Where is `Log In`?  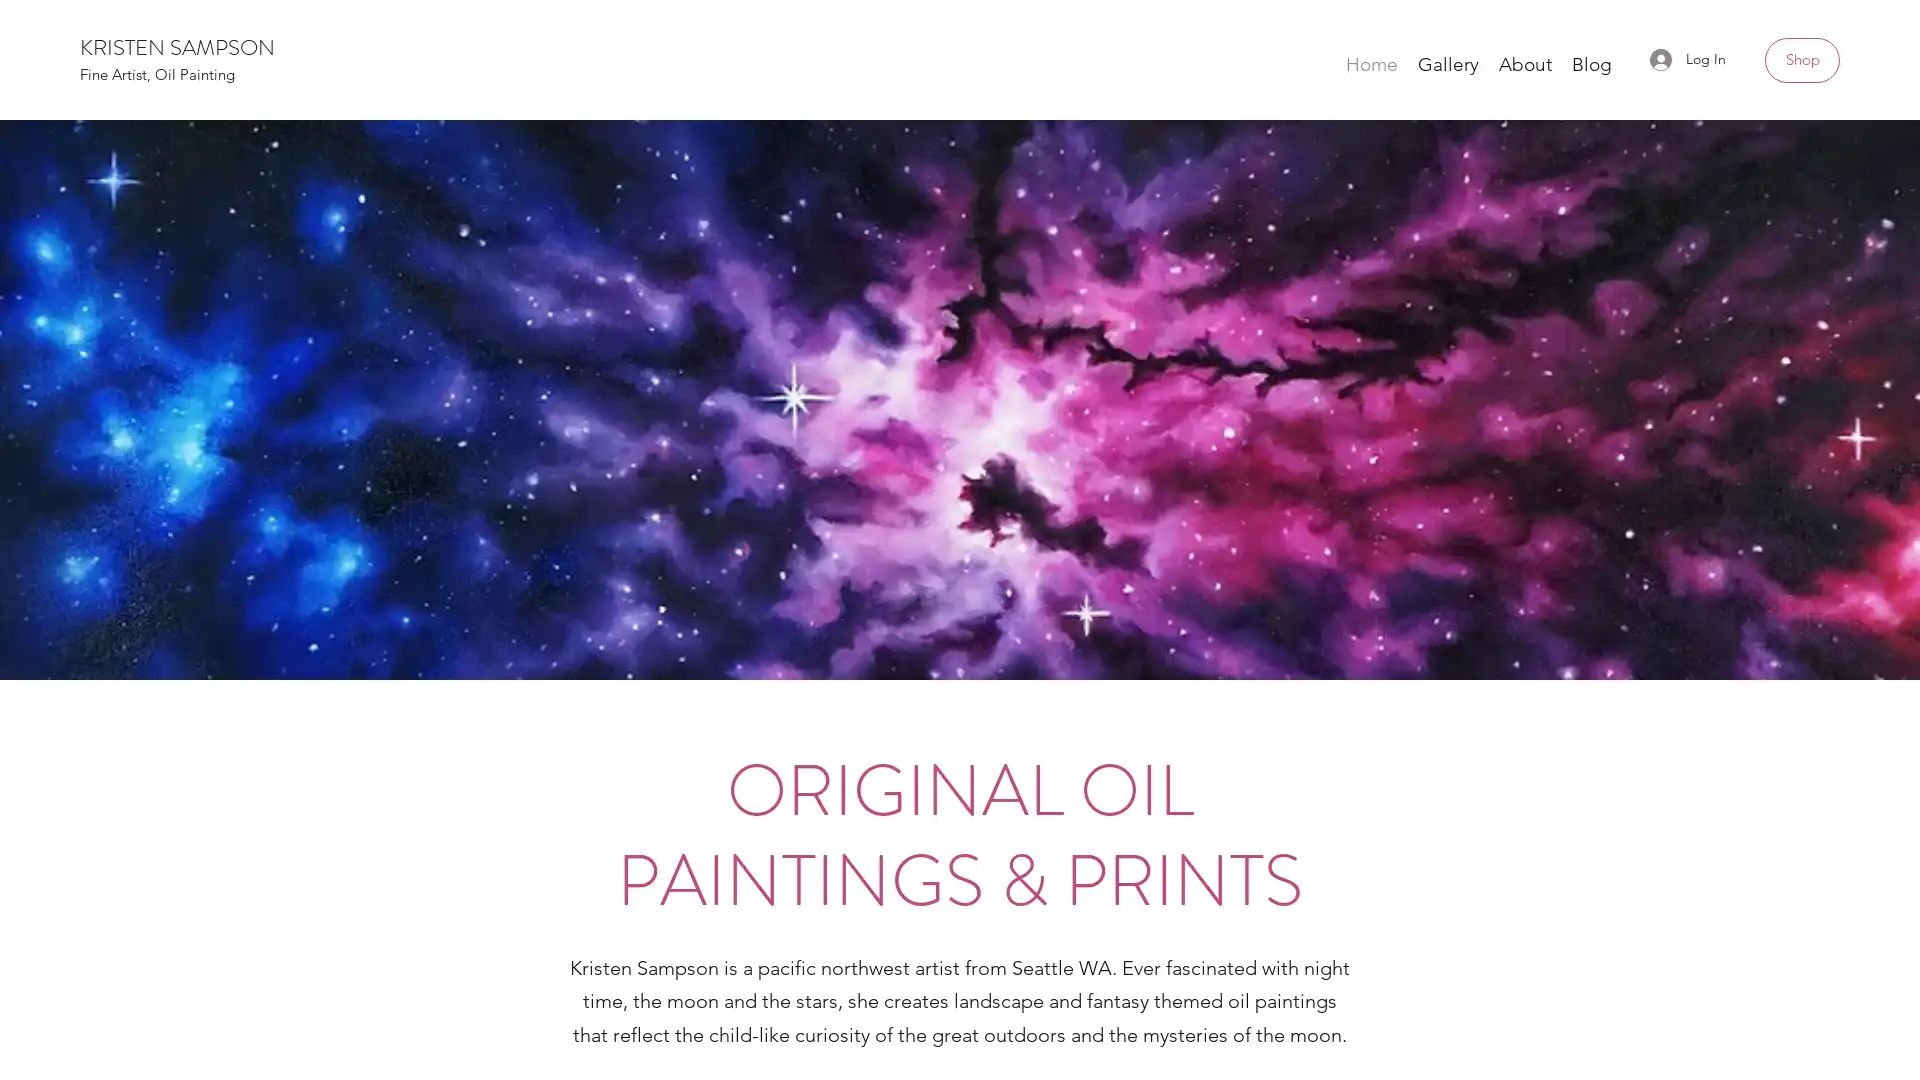
Log In is located at coordinates (1687, 58).